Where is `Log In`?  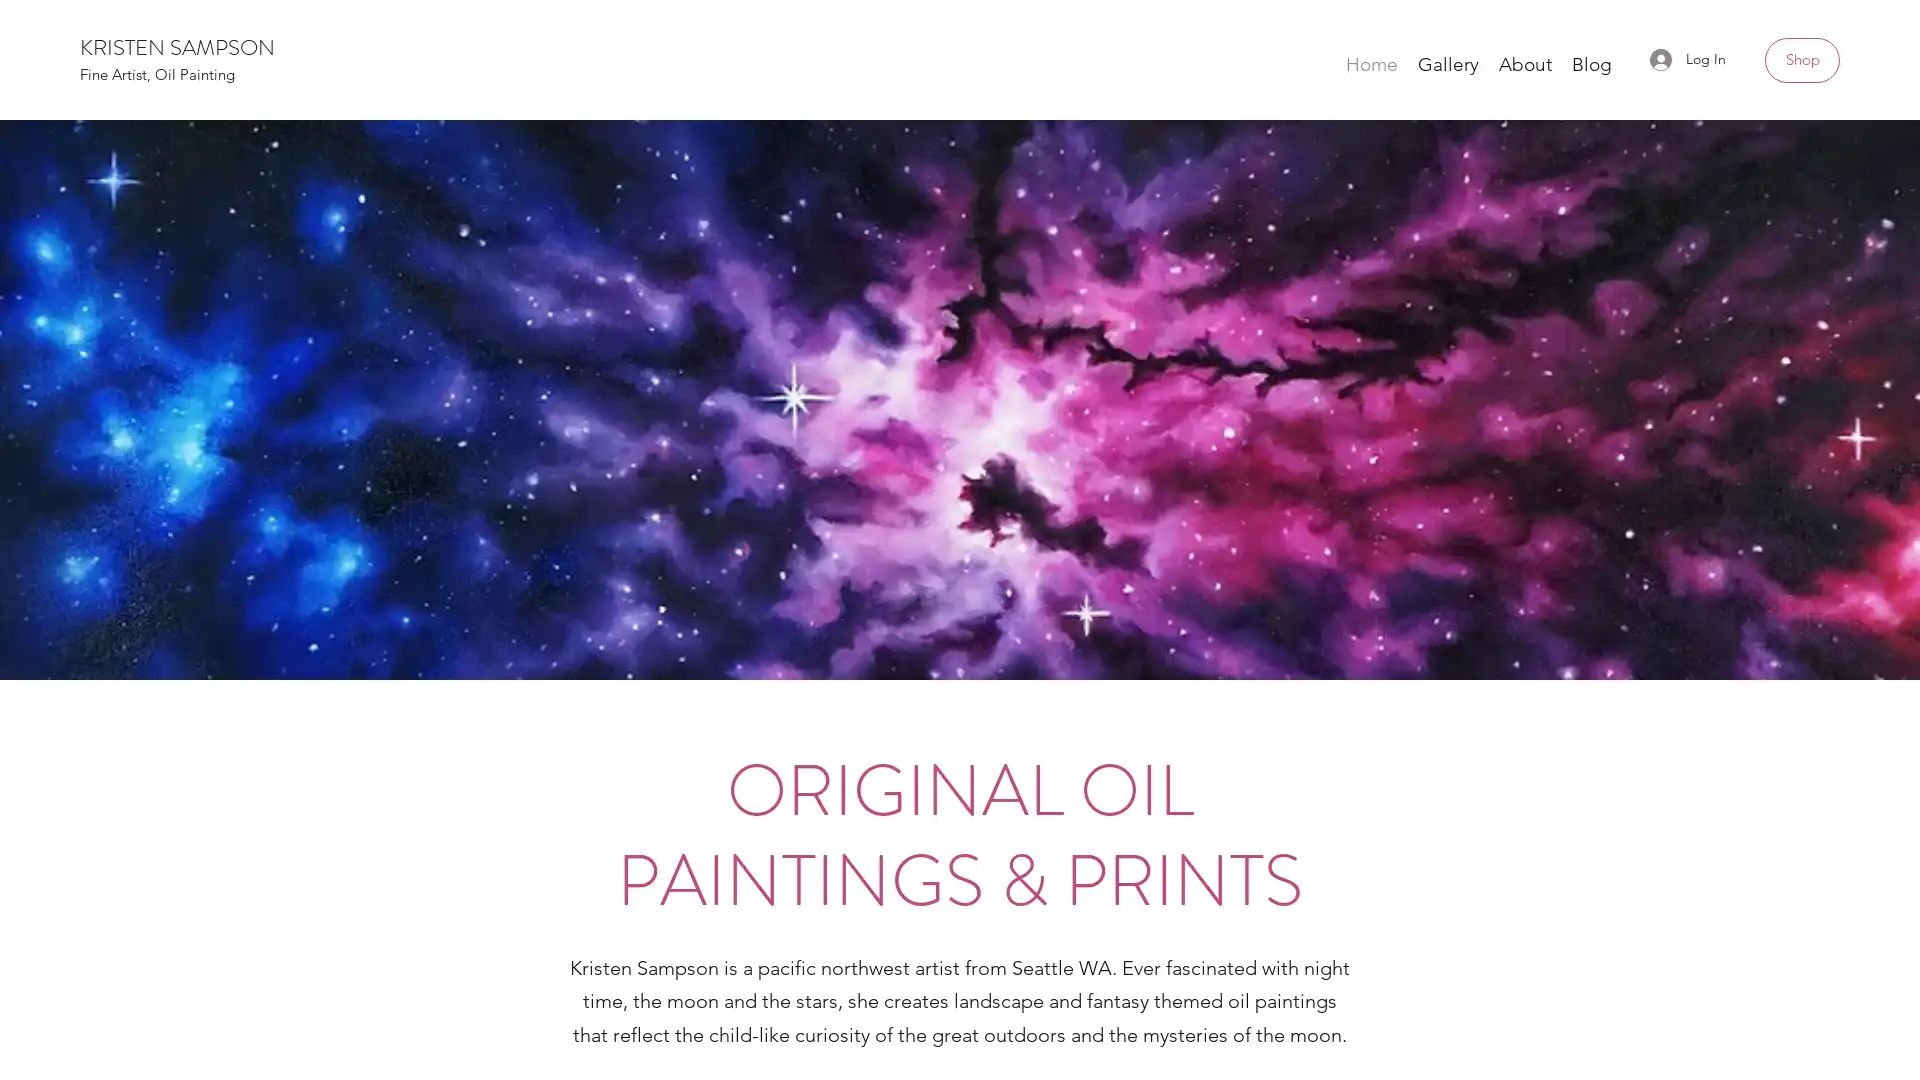
Log In is located at coordinates (1687, 58).